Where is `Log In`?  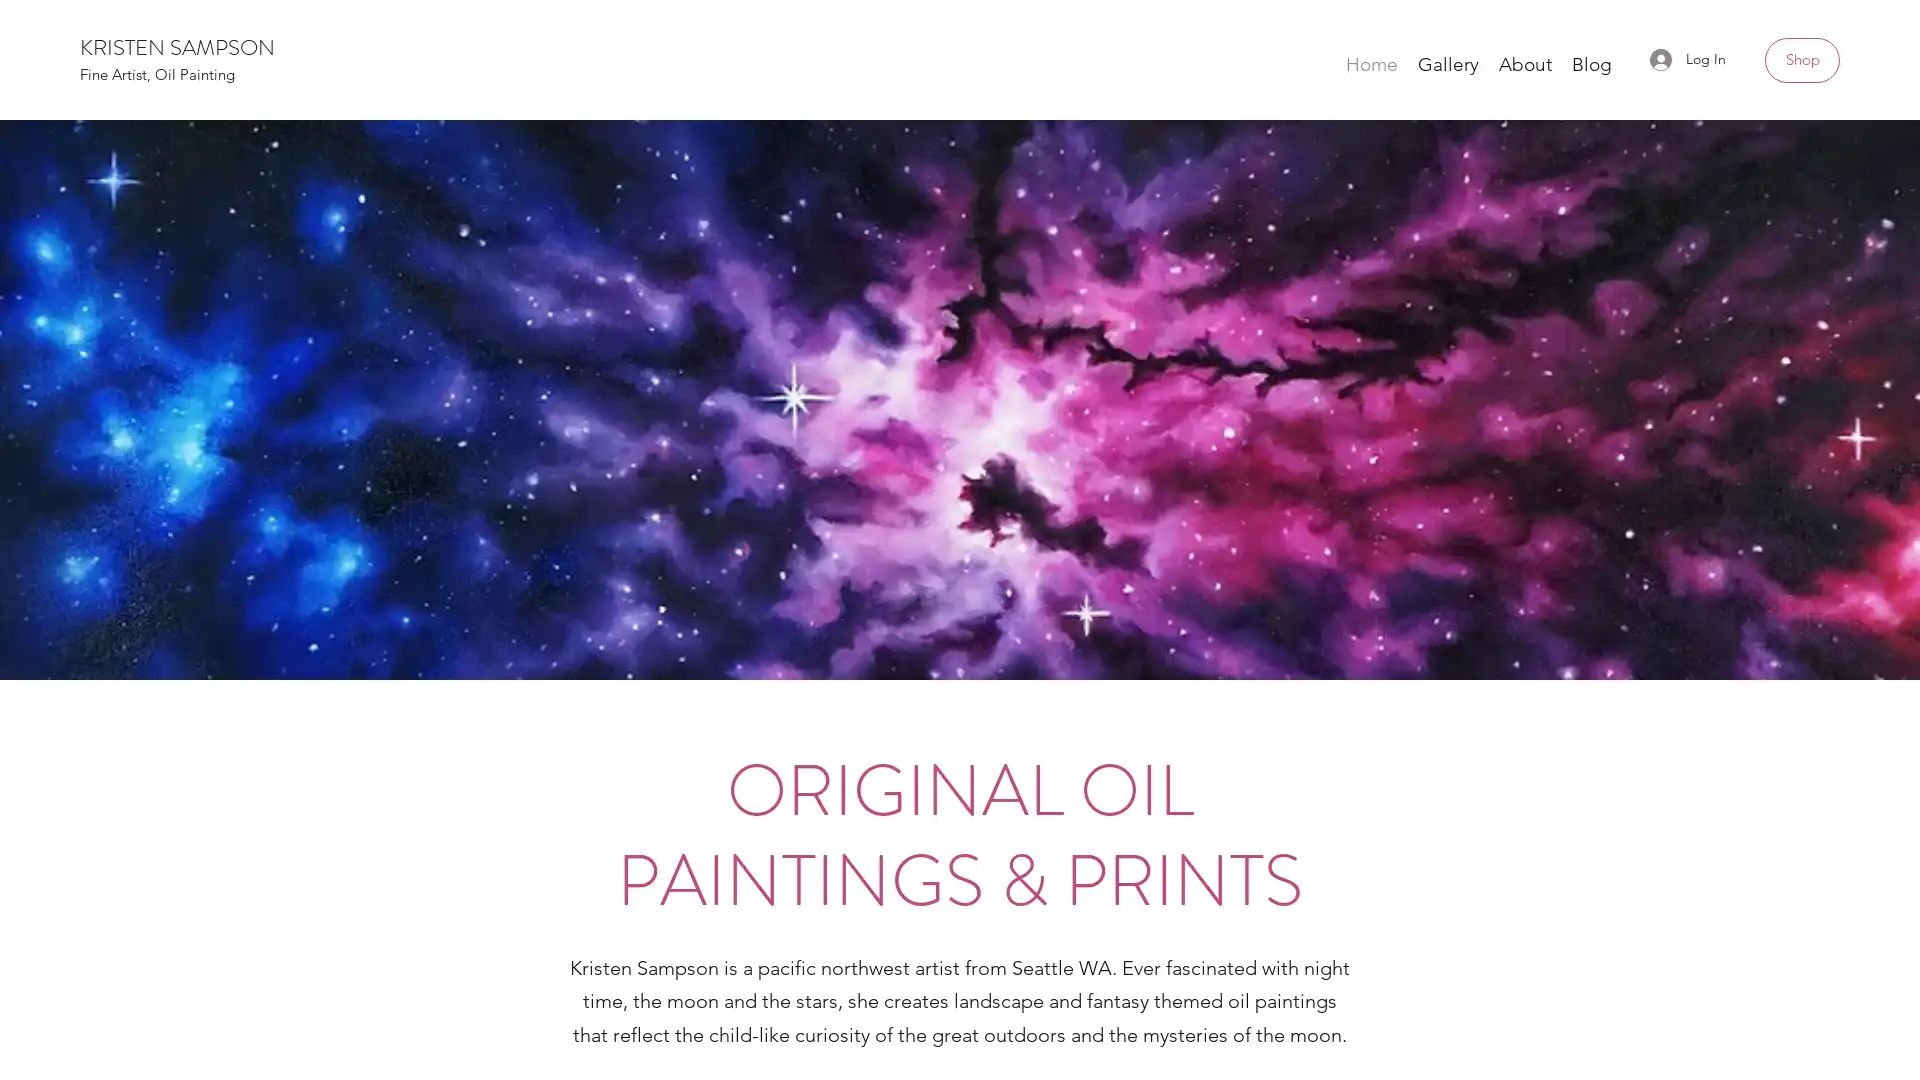
Log In is located at coordinates (1687, 58).